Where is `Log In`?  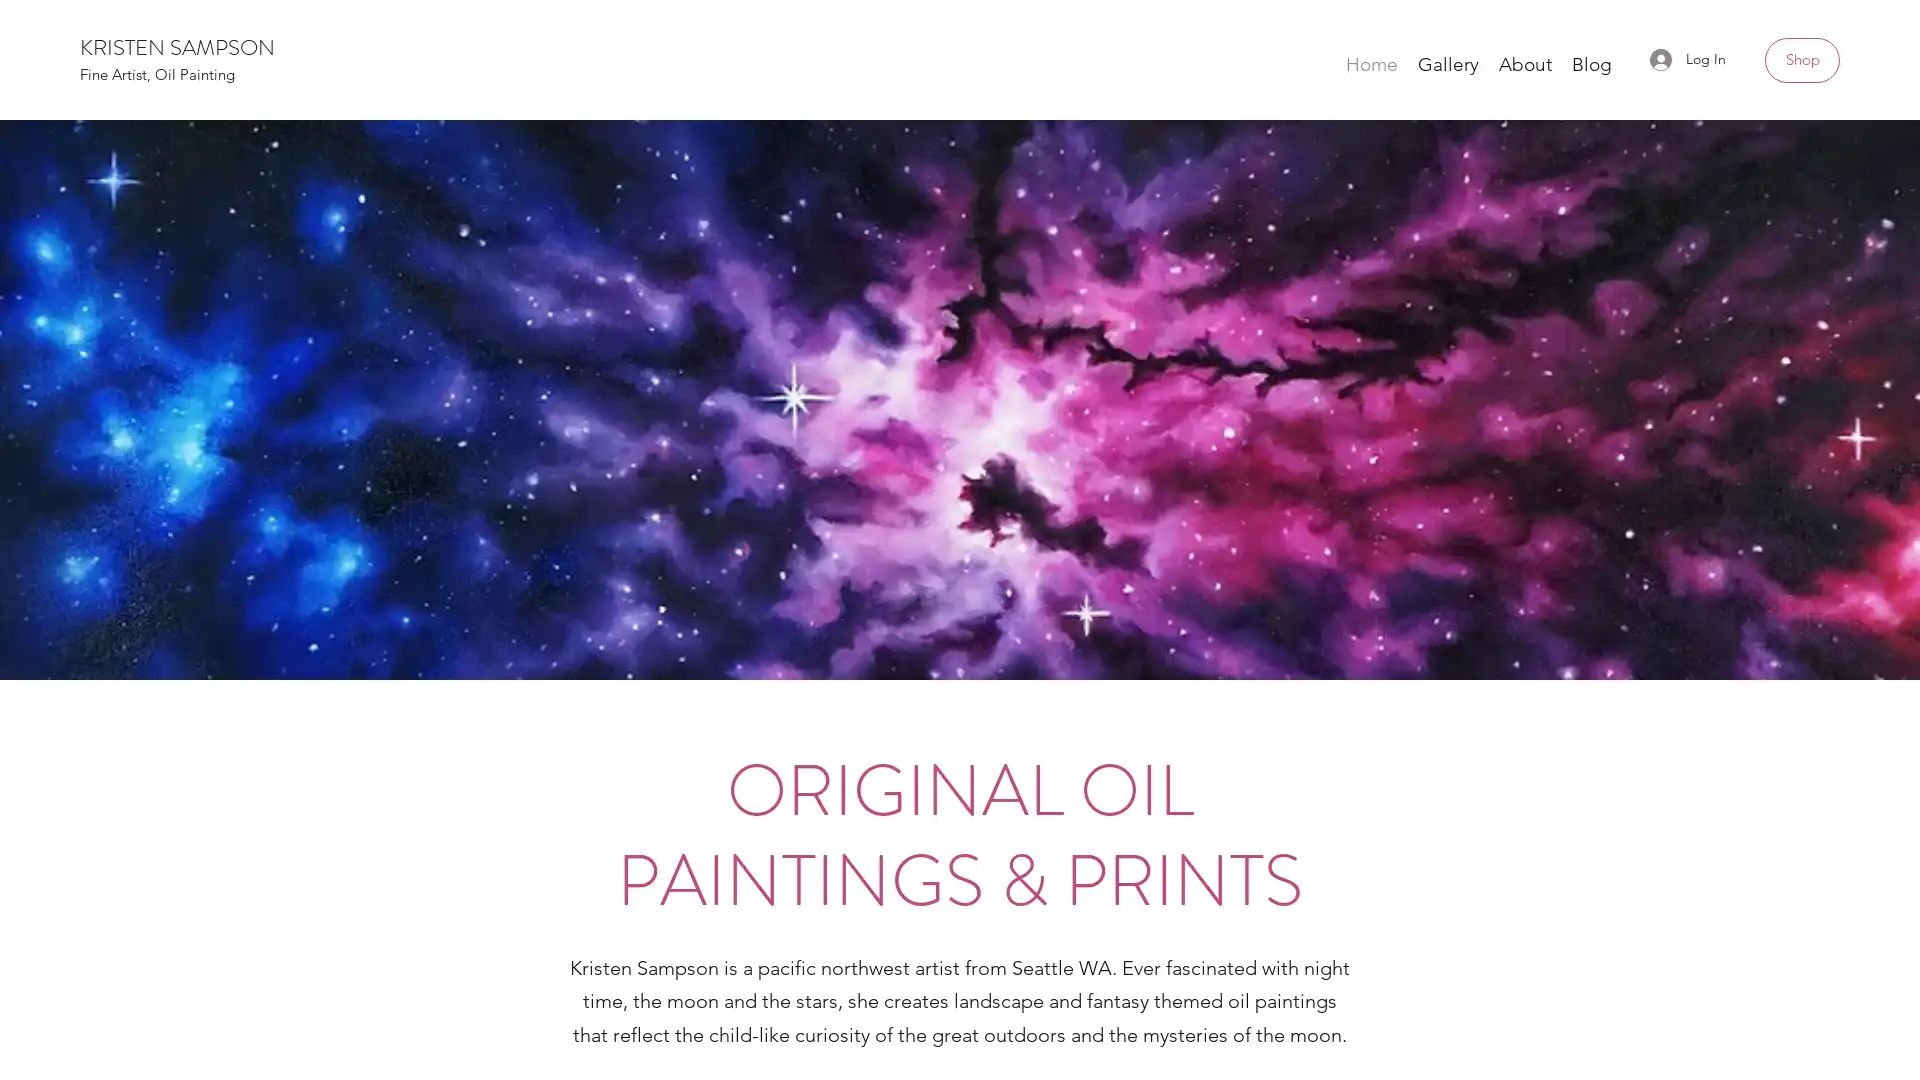
Log In is located at coordinates (1687, 58).